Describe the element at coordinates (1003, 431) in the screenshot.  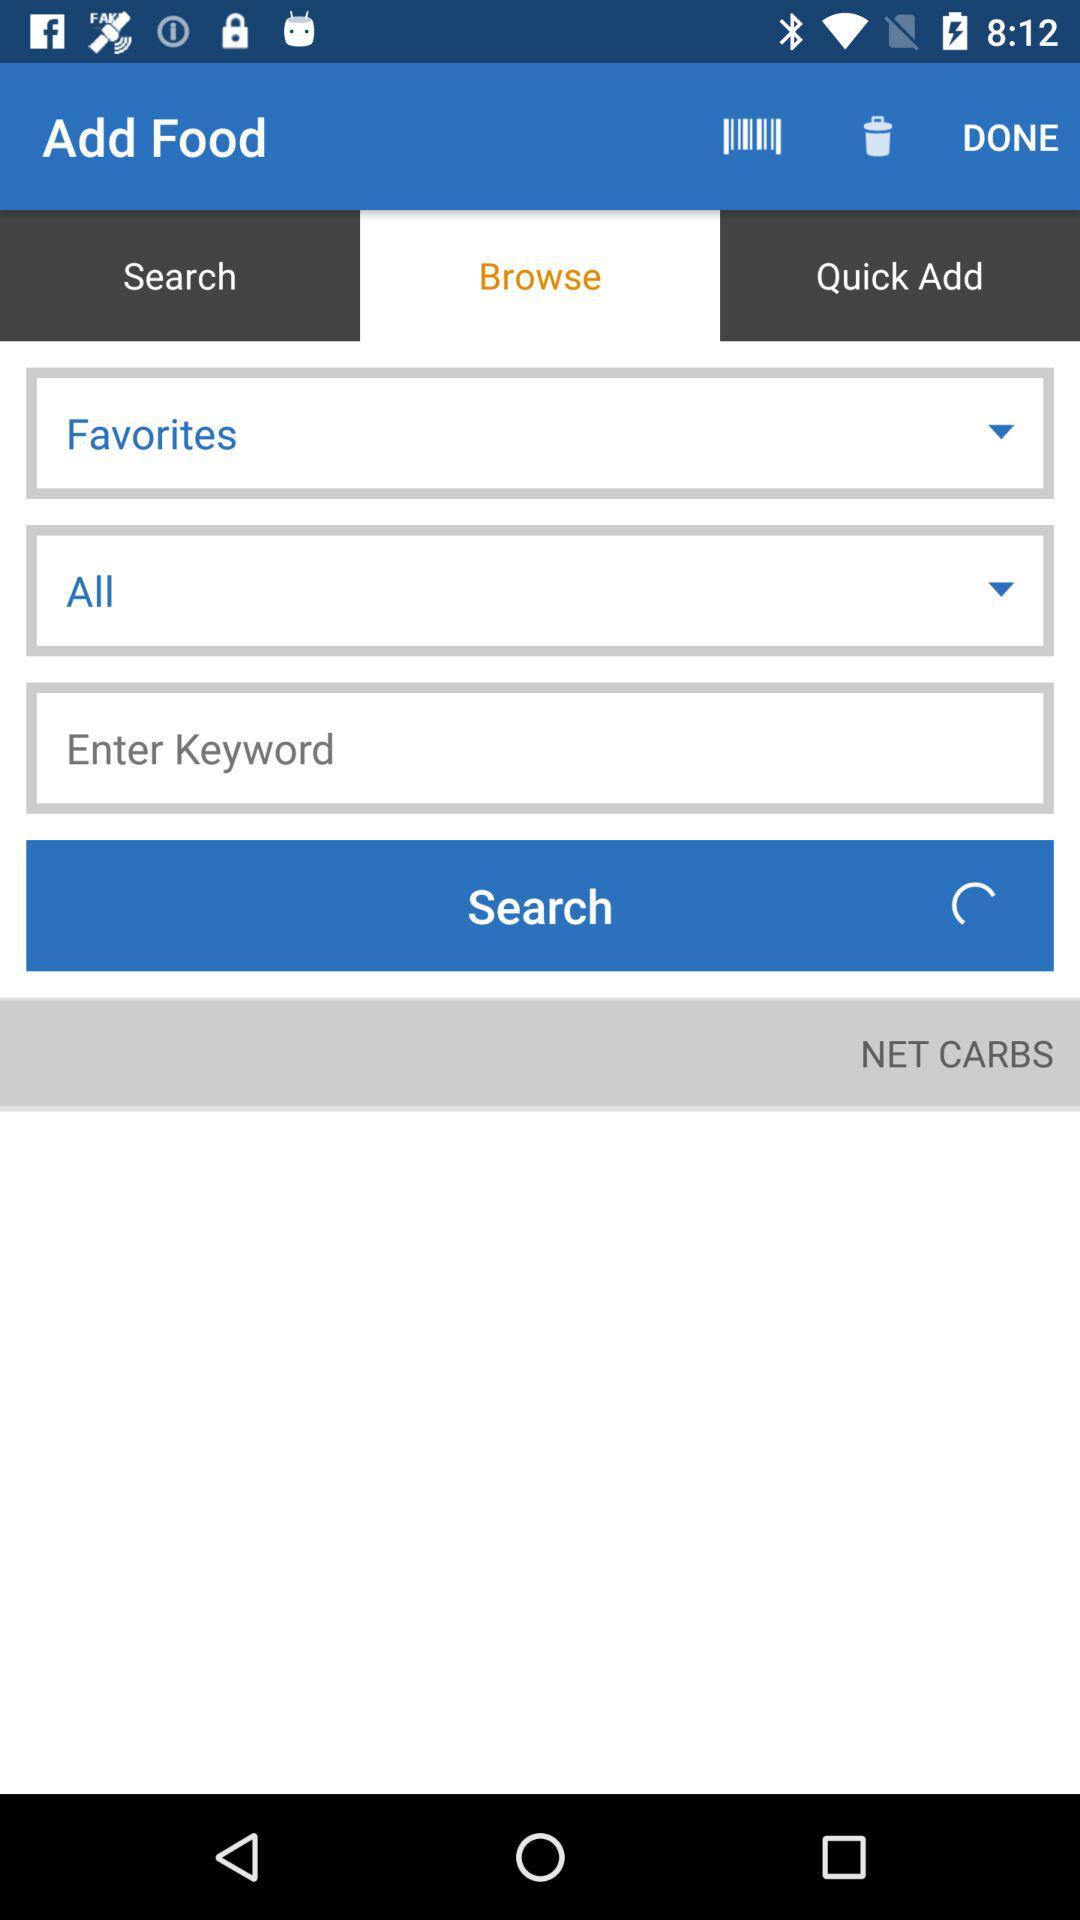
I see `item above all item` at that location.